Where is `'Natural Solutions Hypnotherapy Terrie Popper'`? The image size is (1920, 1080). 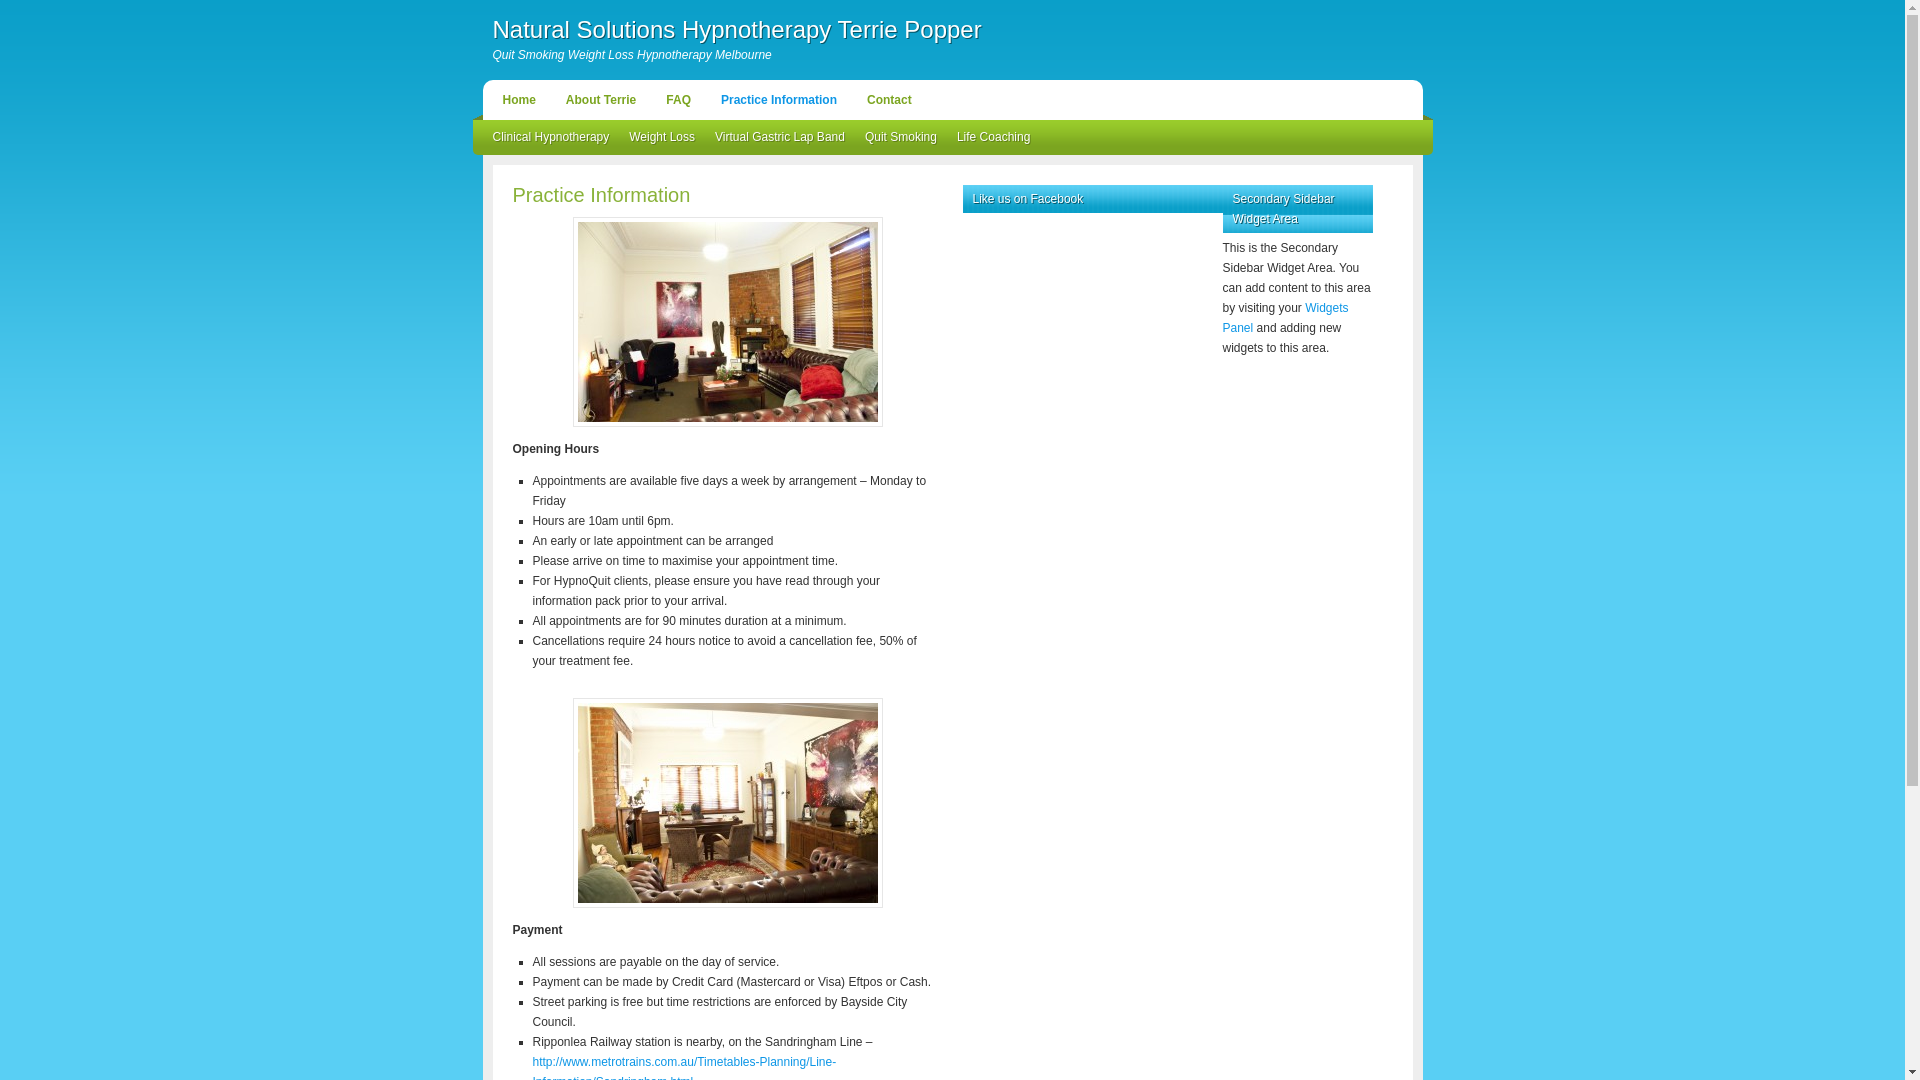 'Natural Solutions Hypnotherapy Terrie Popper' is located at coordinates (735, 29).